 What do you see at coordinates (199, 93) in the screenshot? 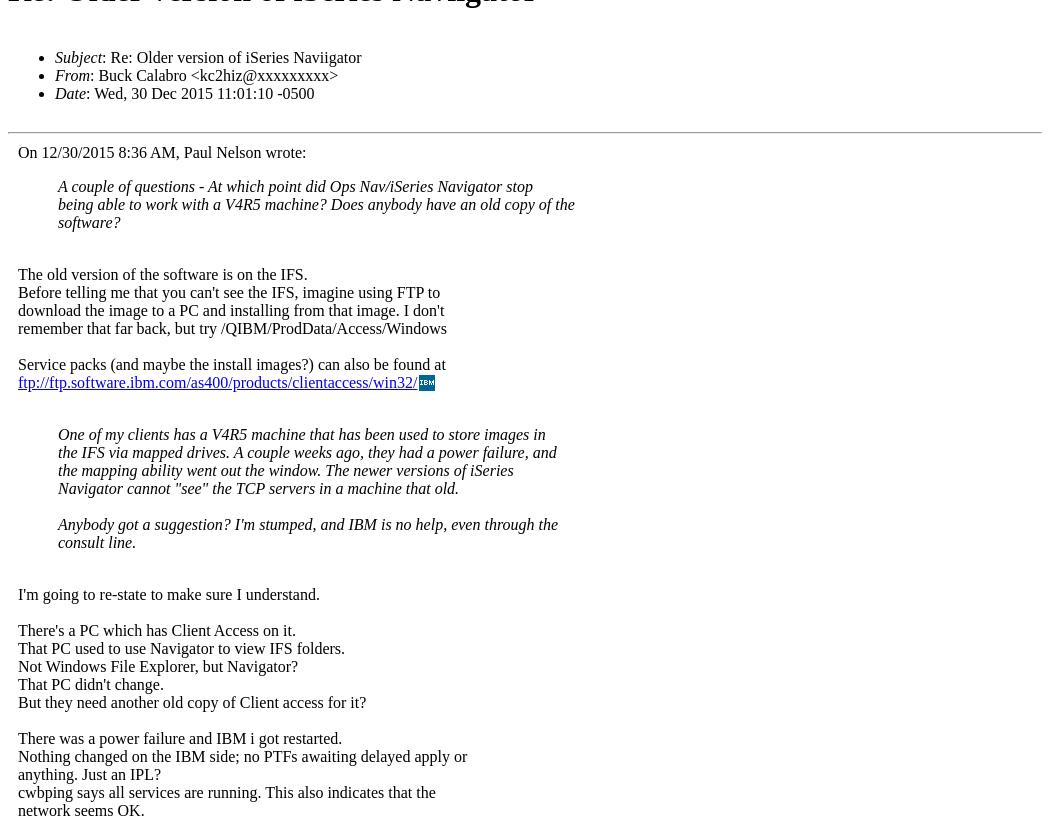
I see `': Wed, 30 Dec 2015 11:01:10 -0500'` at bounding box center [199, 93].